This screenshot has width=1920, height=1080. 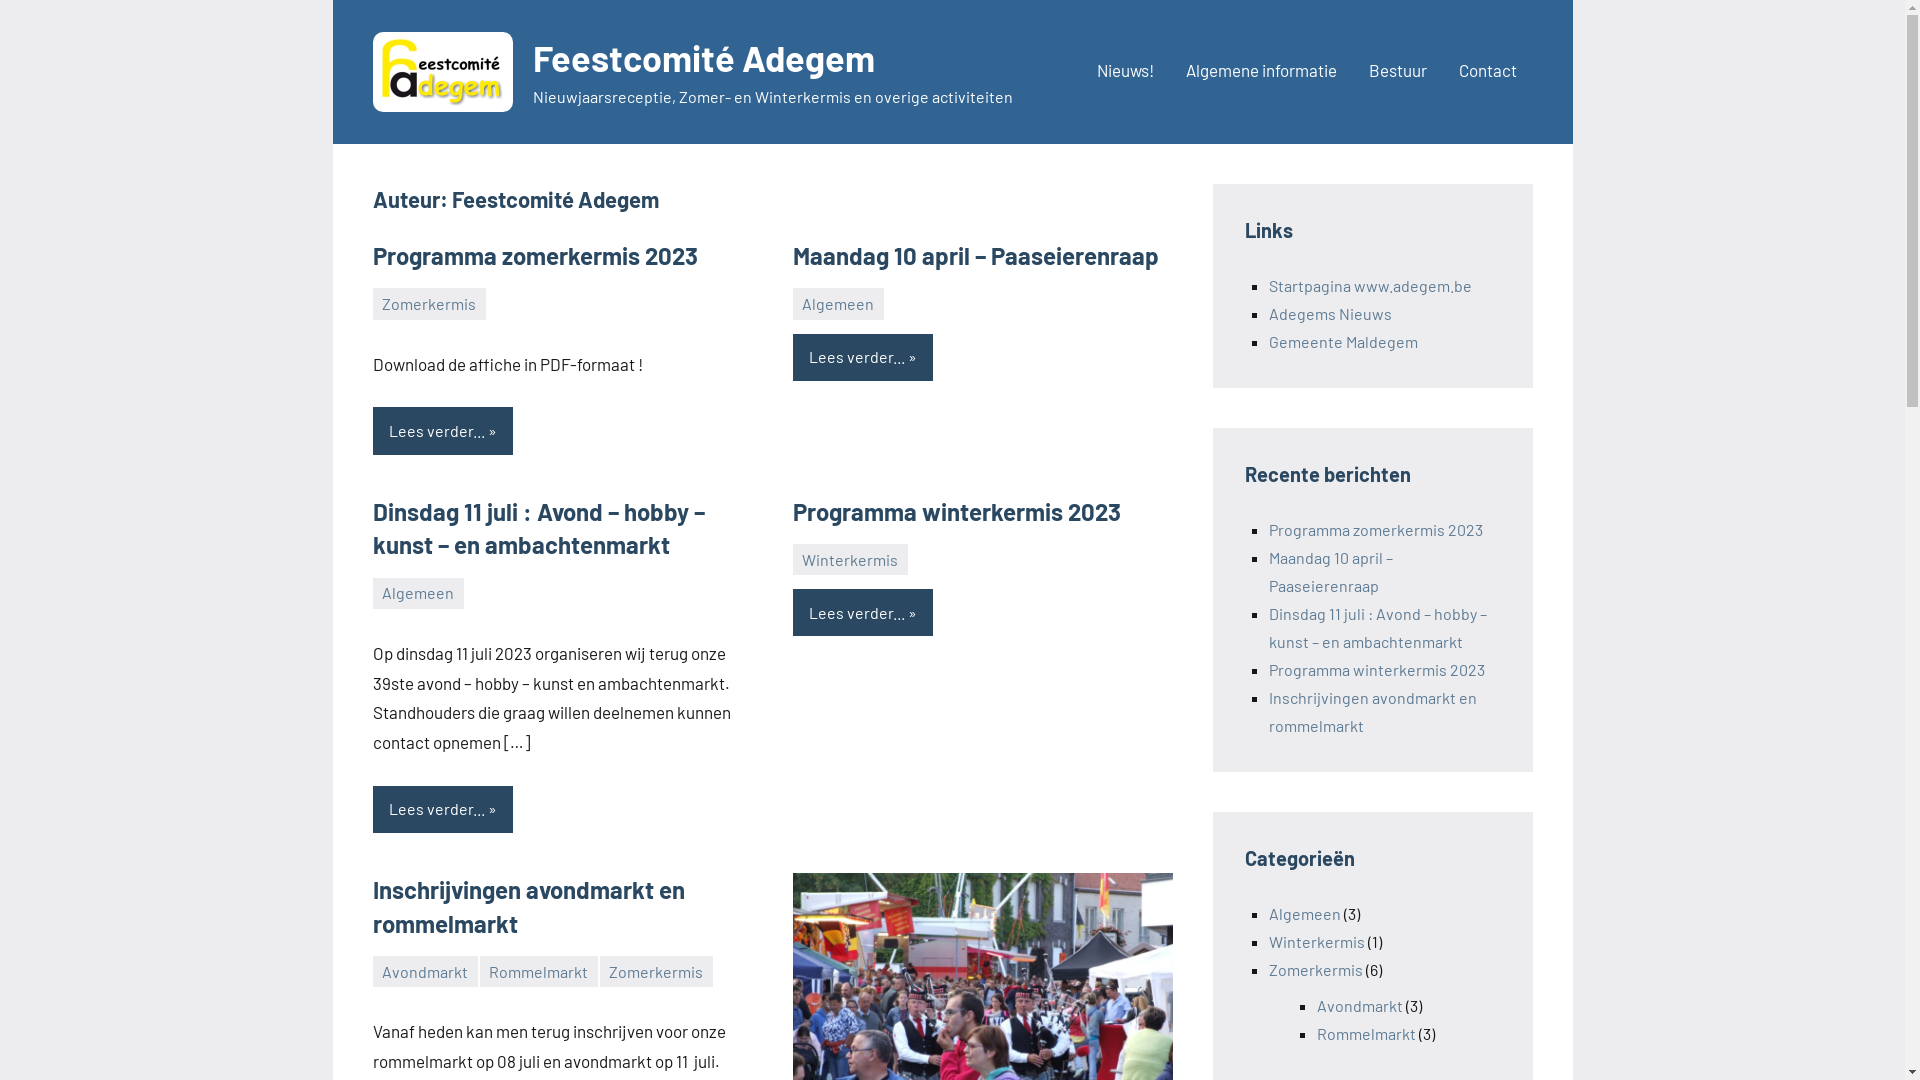 What do you see at coordinates (1395, 70) in the screenshot?
I see `'Bestuur'` at bounding box center [1395, 70].